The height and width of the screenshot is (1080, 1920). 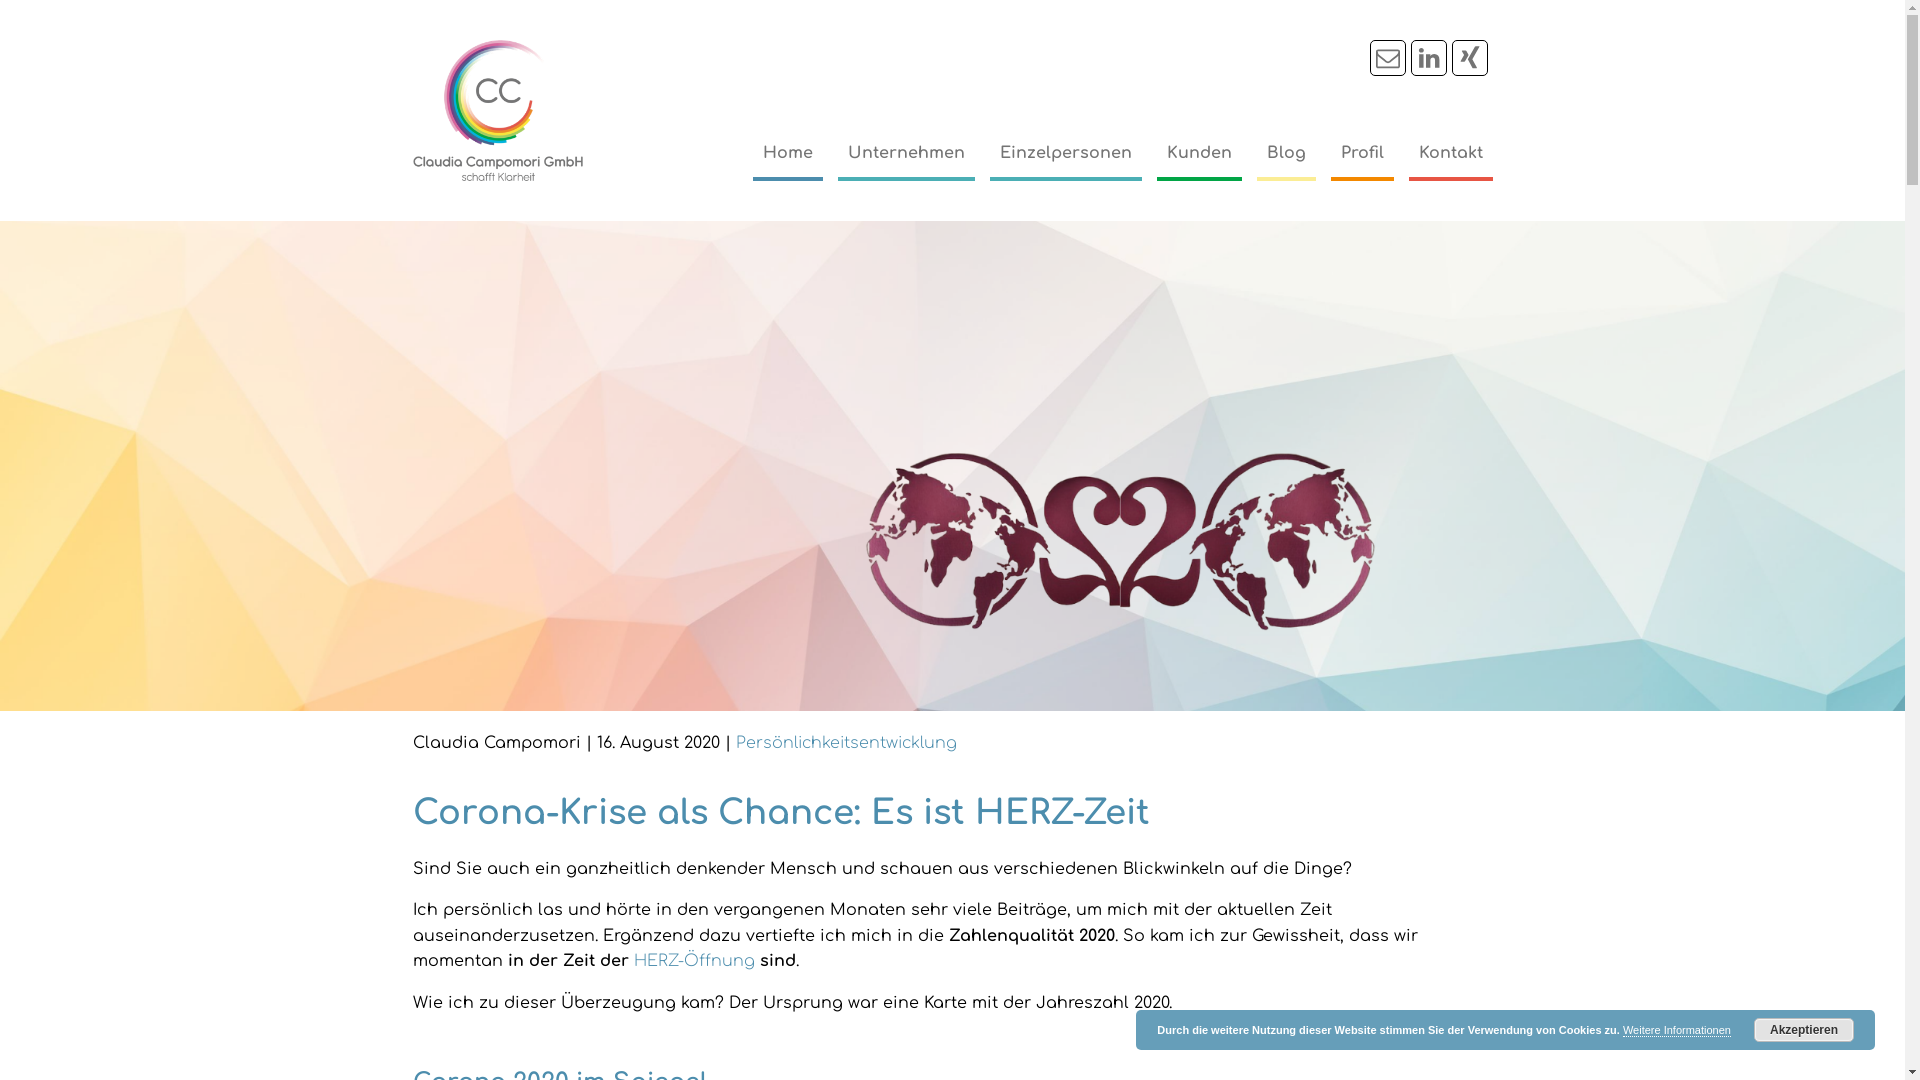 What do you see at coordinates (1198, 153) in the screenshot?
I see `'Kunden'` at bounding box center [1198, 153].